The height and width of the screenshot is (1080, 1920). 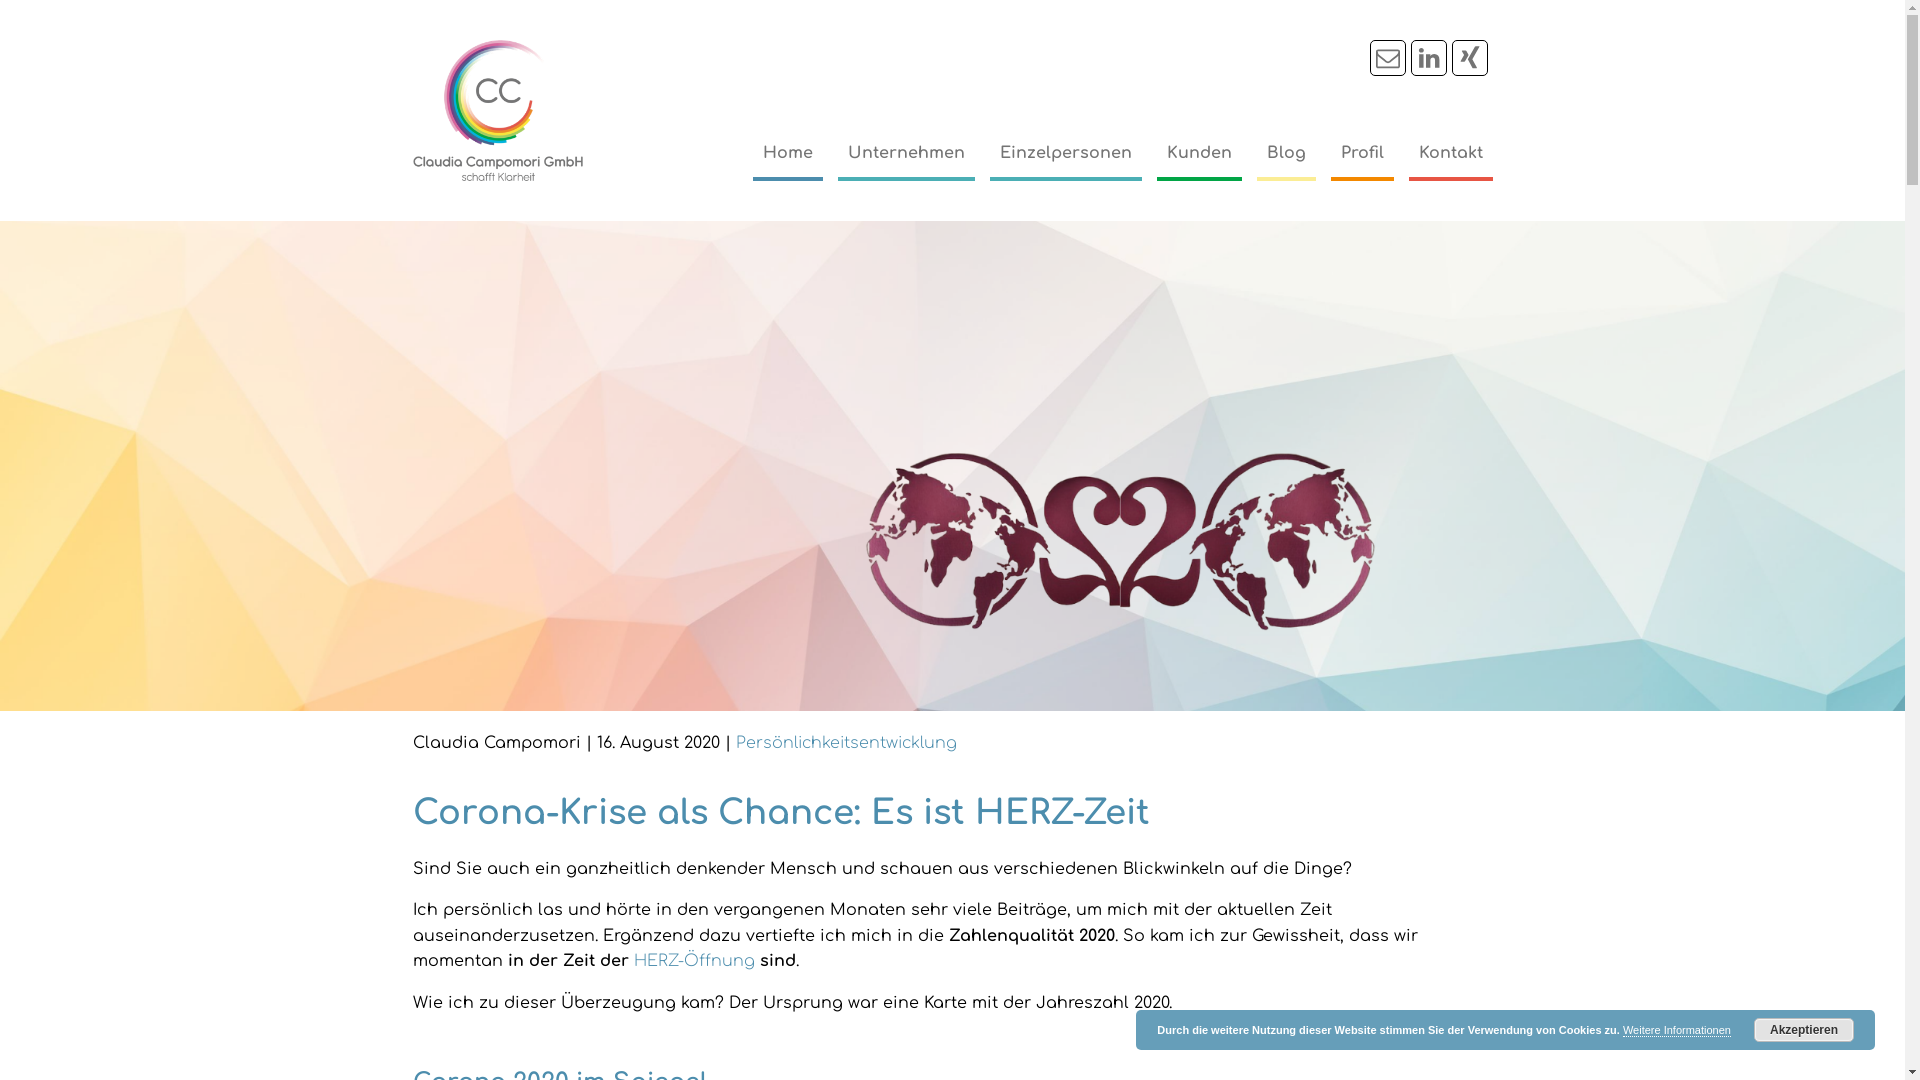 What do you see at coordinates (1198, 153) in the screenshot?
I see `'Kunden'` at bounding box center [1198, 153].